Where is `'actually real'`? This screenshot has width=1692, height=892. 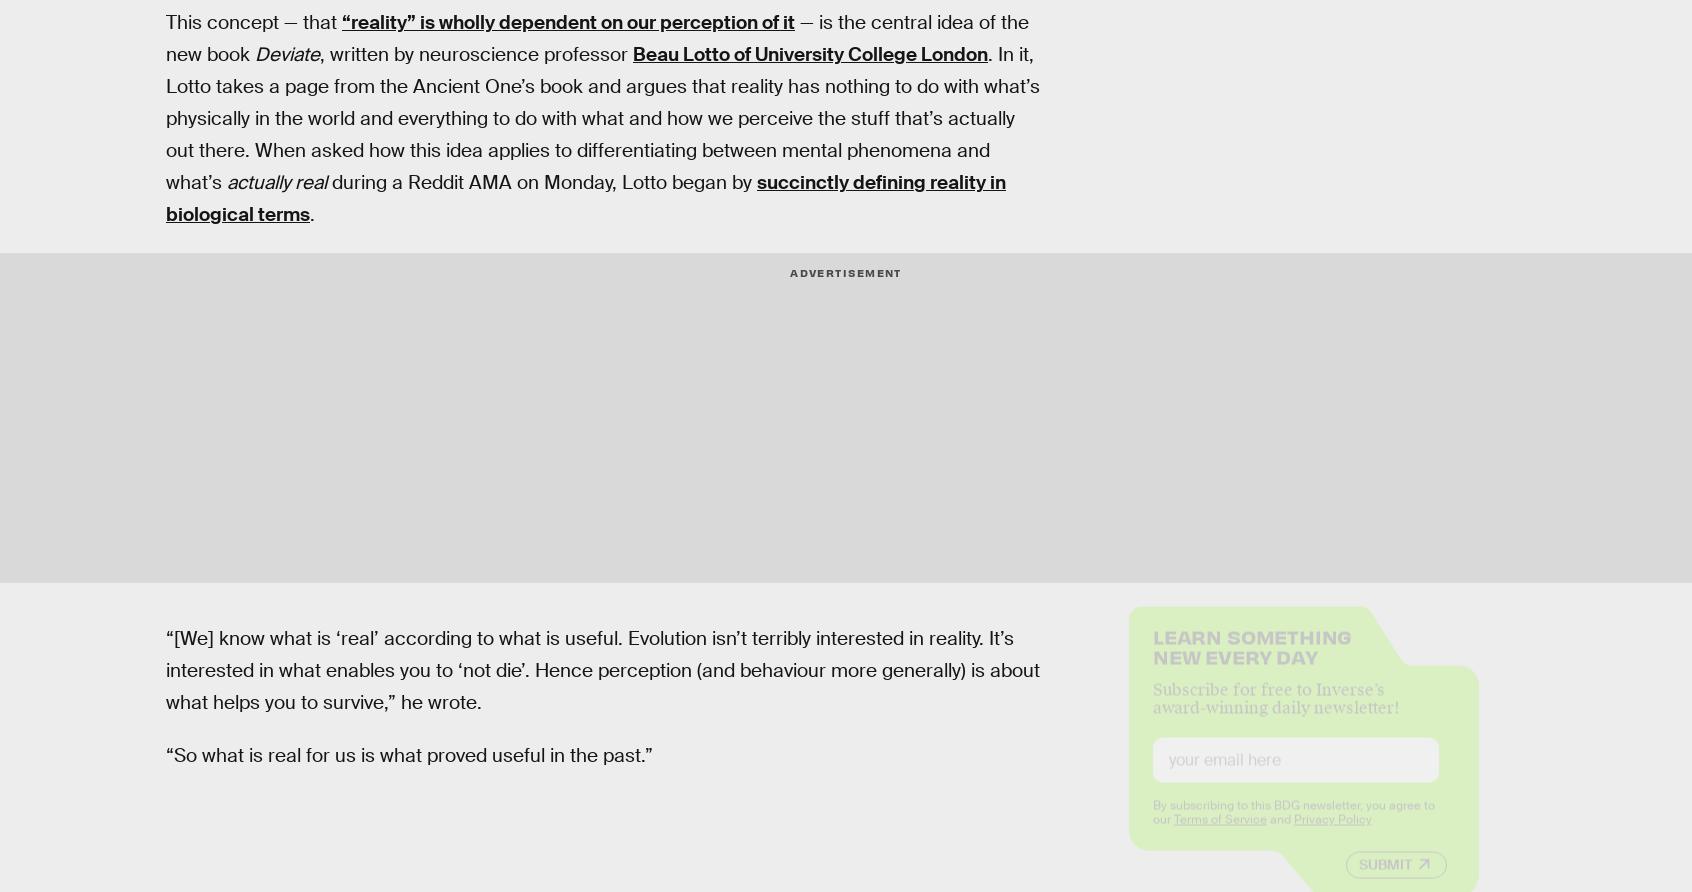
'actually real' is located at coordinates (227, 181).